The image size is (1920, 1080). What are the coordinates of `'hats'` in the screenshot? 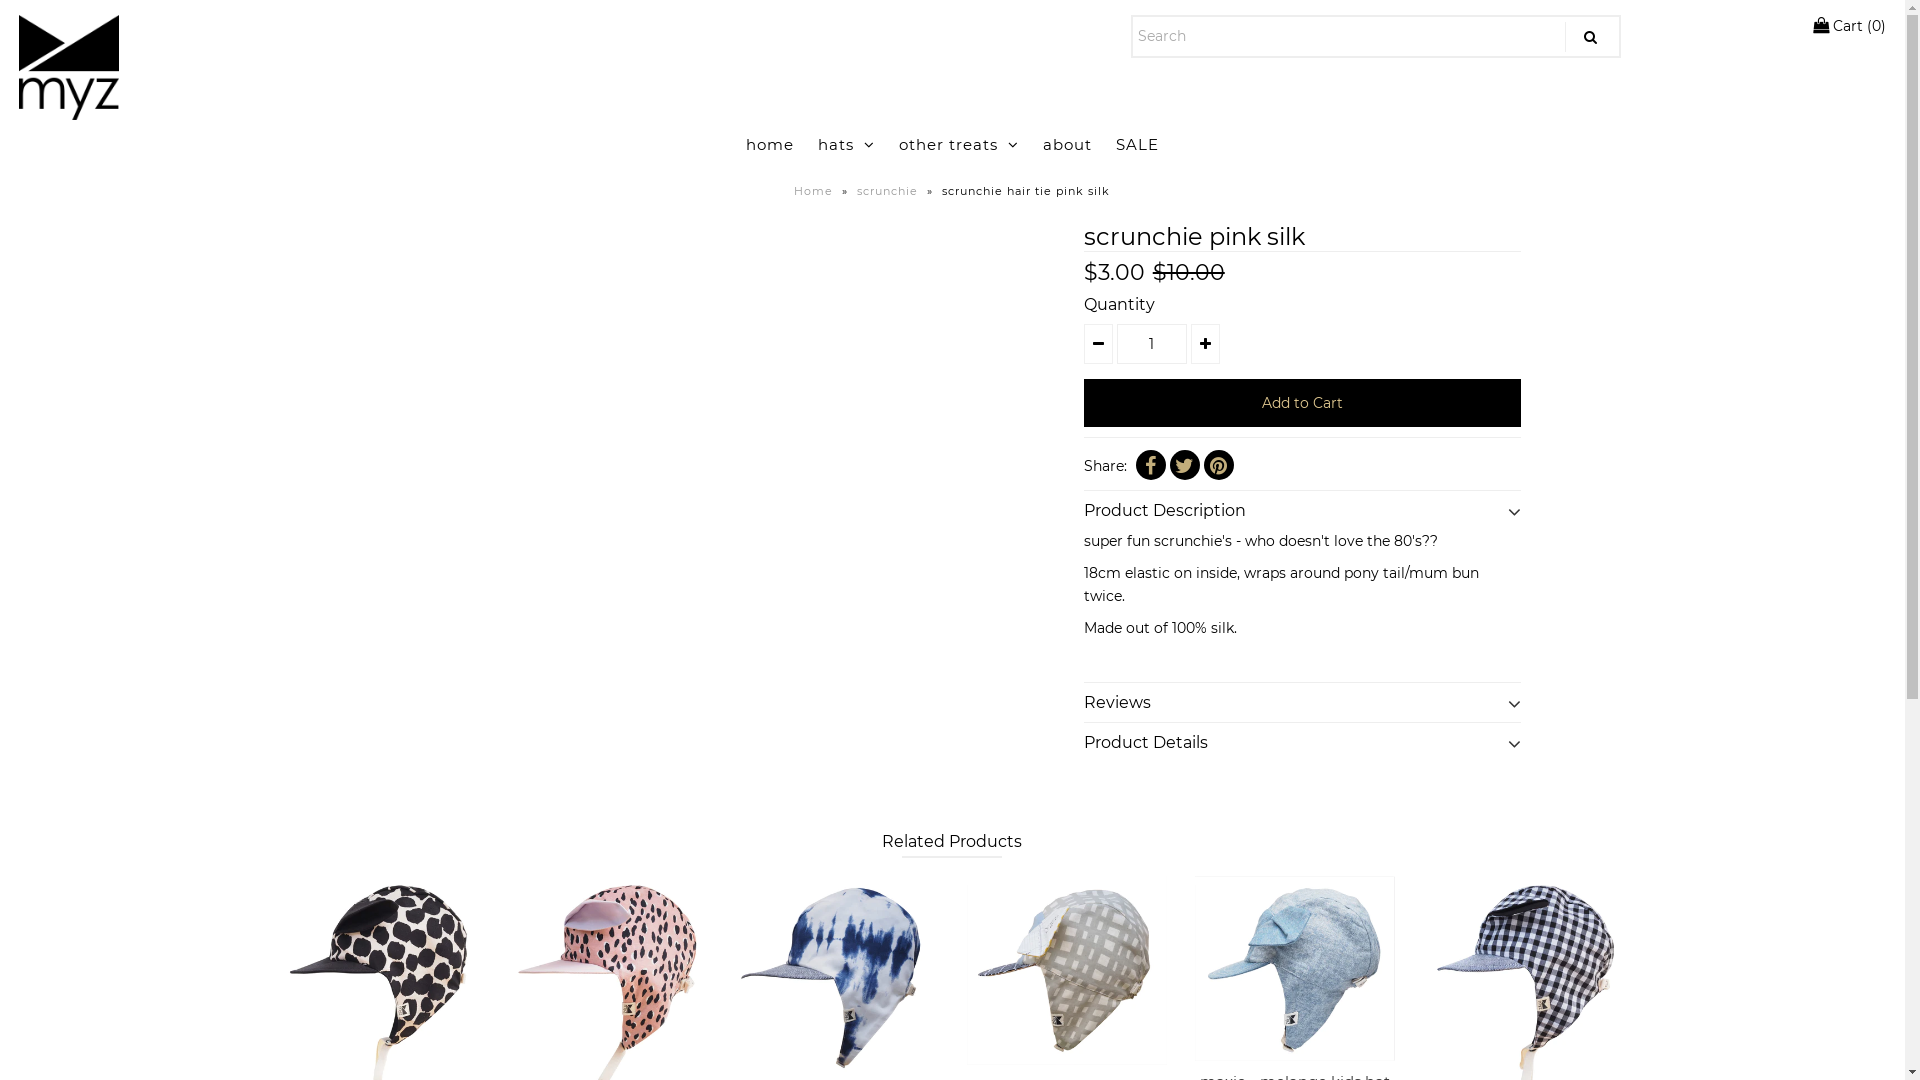 It's located at (846, 144).